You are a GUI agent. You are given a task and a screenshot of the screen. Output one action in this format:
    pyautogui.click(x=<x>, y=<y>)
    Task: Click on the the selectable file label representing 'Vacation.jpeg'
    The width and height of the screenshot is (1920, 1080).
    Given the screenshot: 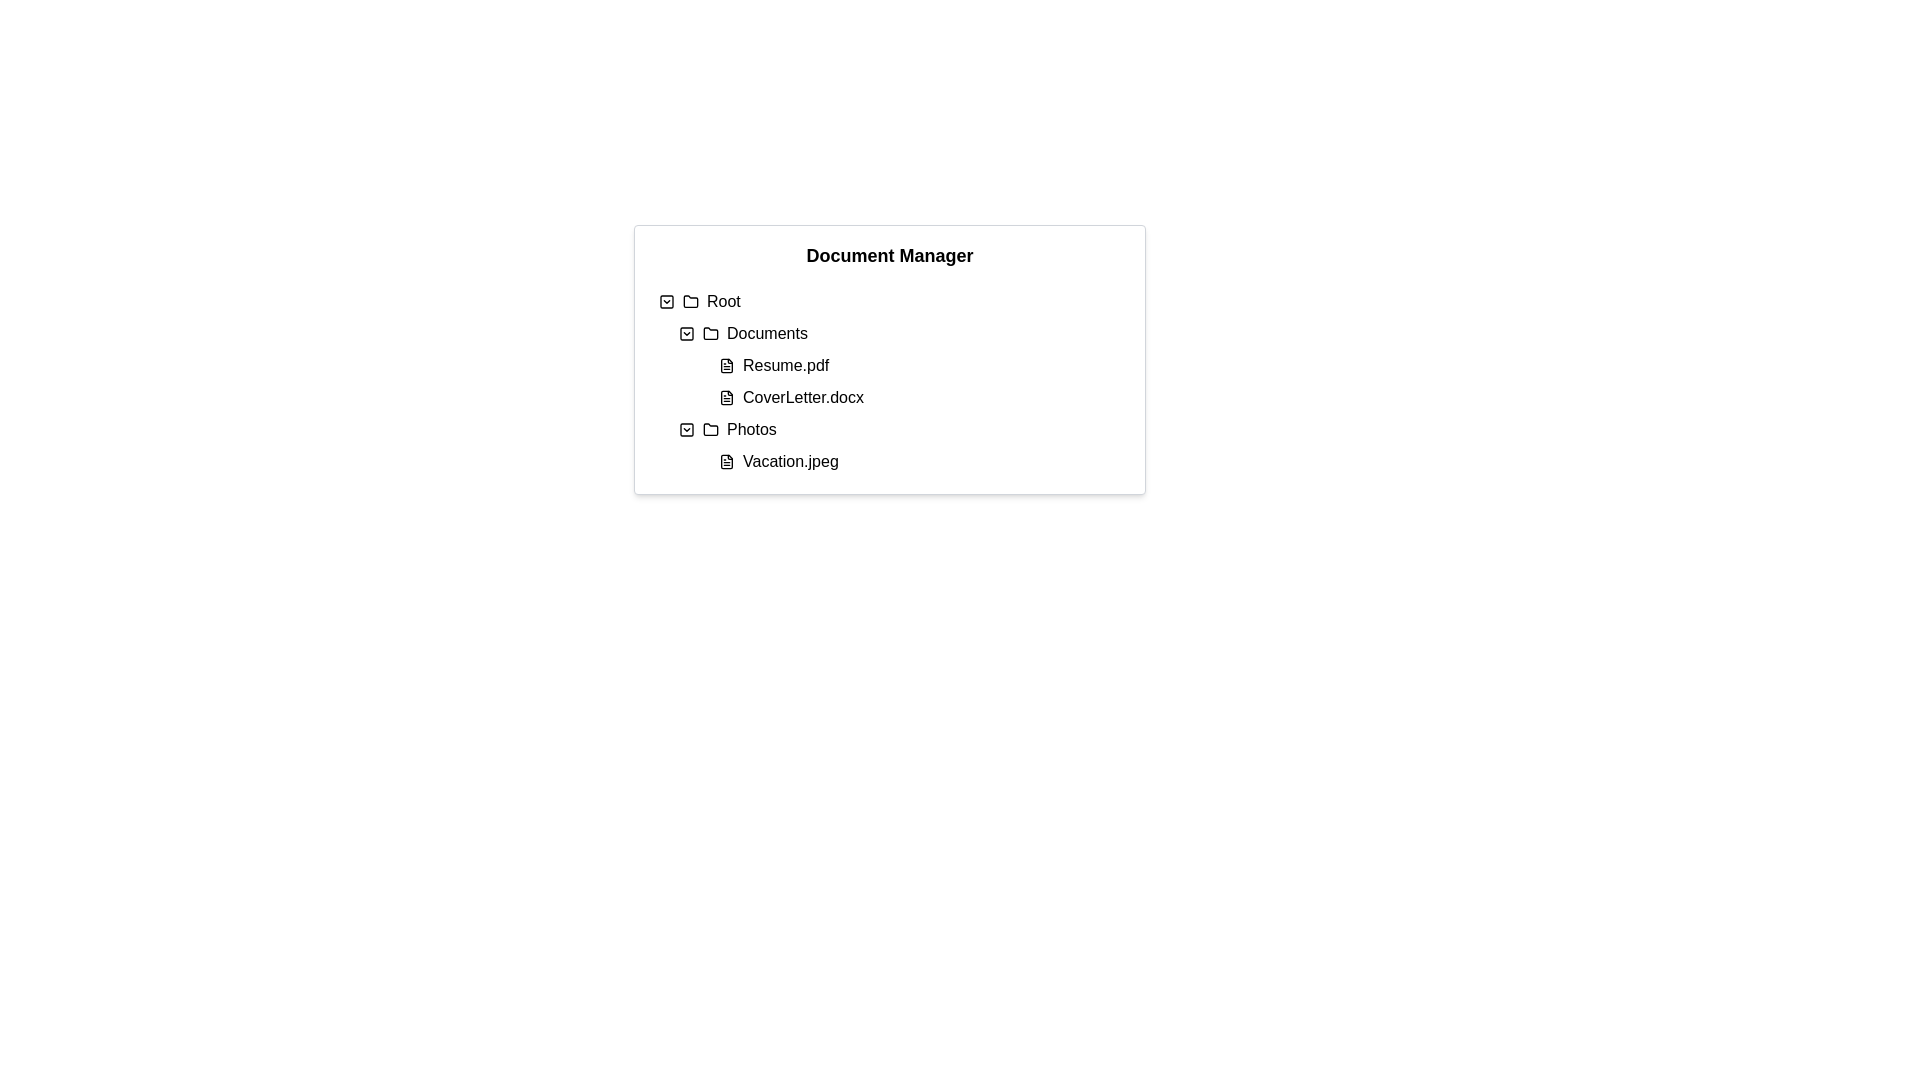 What is the action you would take?
    pyautogui.click(x=789, y=462)
    